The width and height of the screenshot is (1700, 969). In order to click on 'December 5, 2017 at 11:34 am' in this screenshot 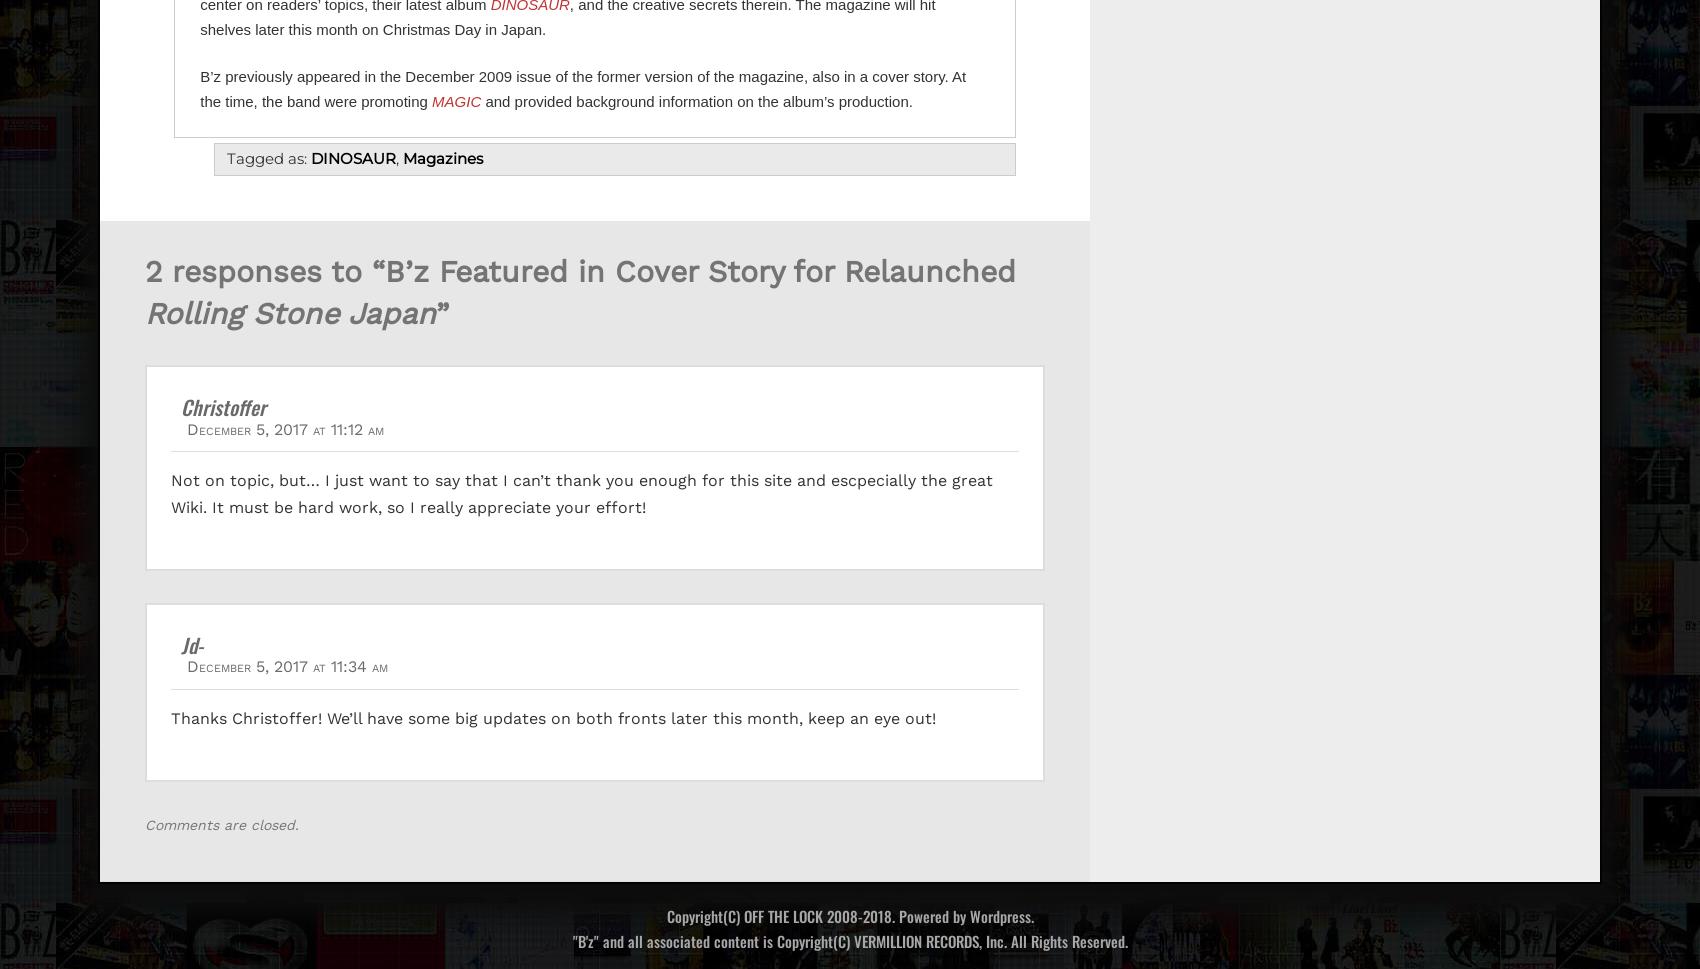, I will do `click(287, 665)`.